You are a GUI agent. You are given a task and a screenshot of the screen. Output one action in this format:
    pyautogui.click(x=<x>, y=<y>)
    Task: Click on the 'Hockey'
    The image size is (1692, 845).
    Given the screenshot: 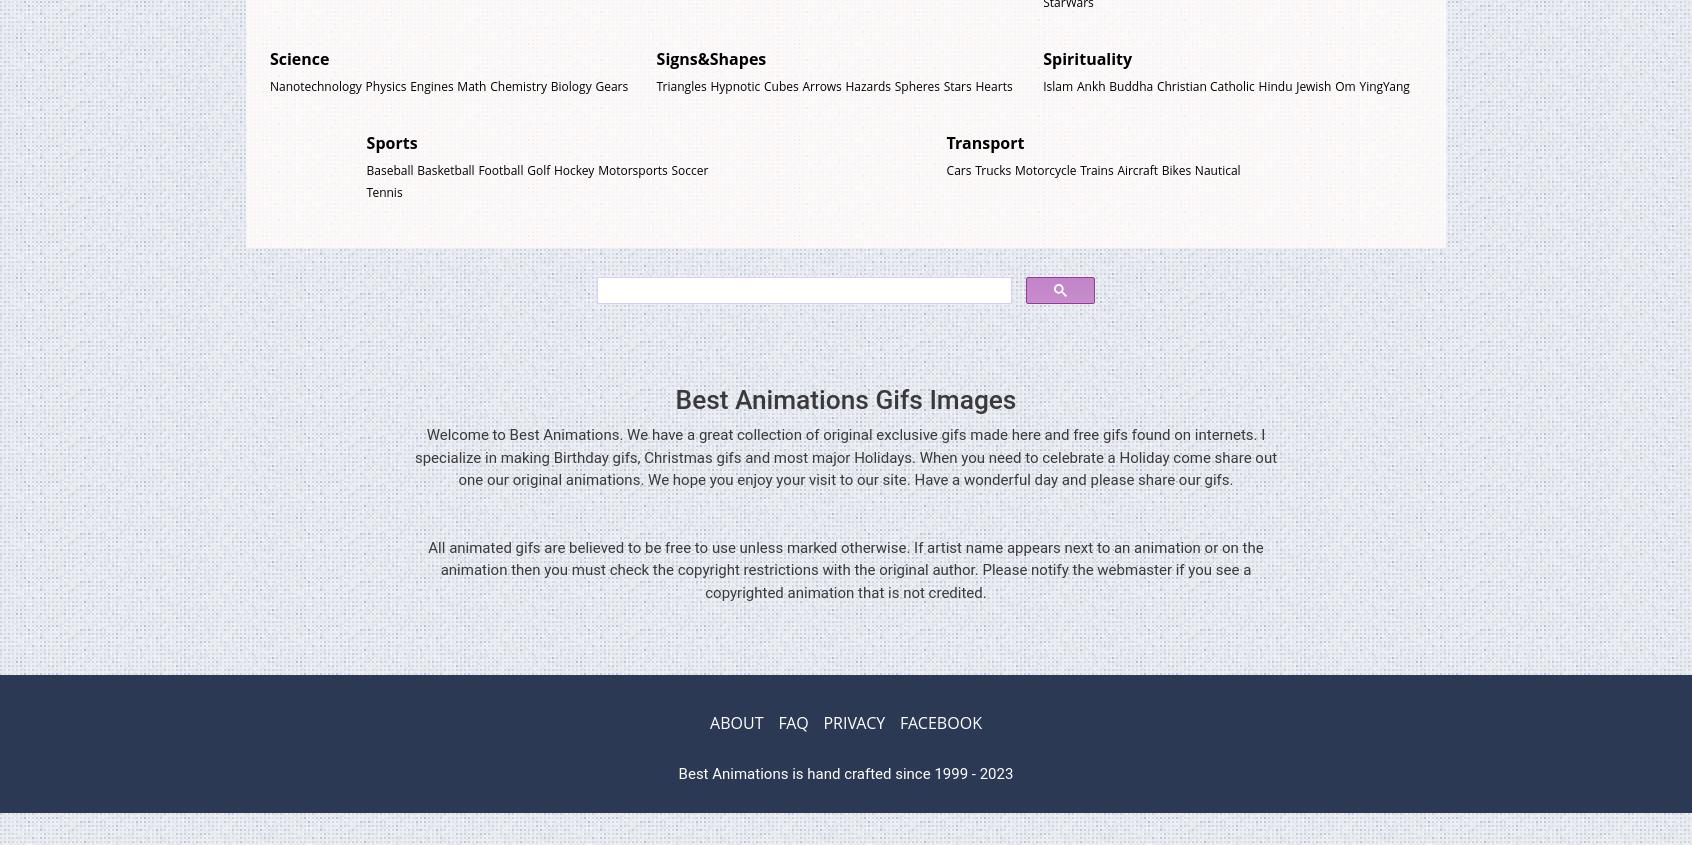 What is the action you would take?
    pyautogui.click(x=572, y=169)
    